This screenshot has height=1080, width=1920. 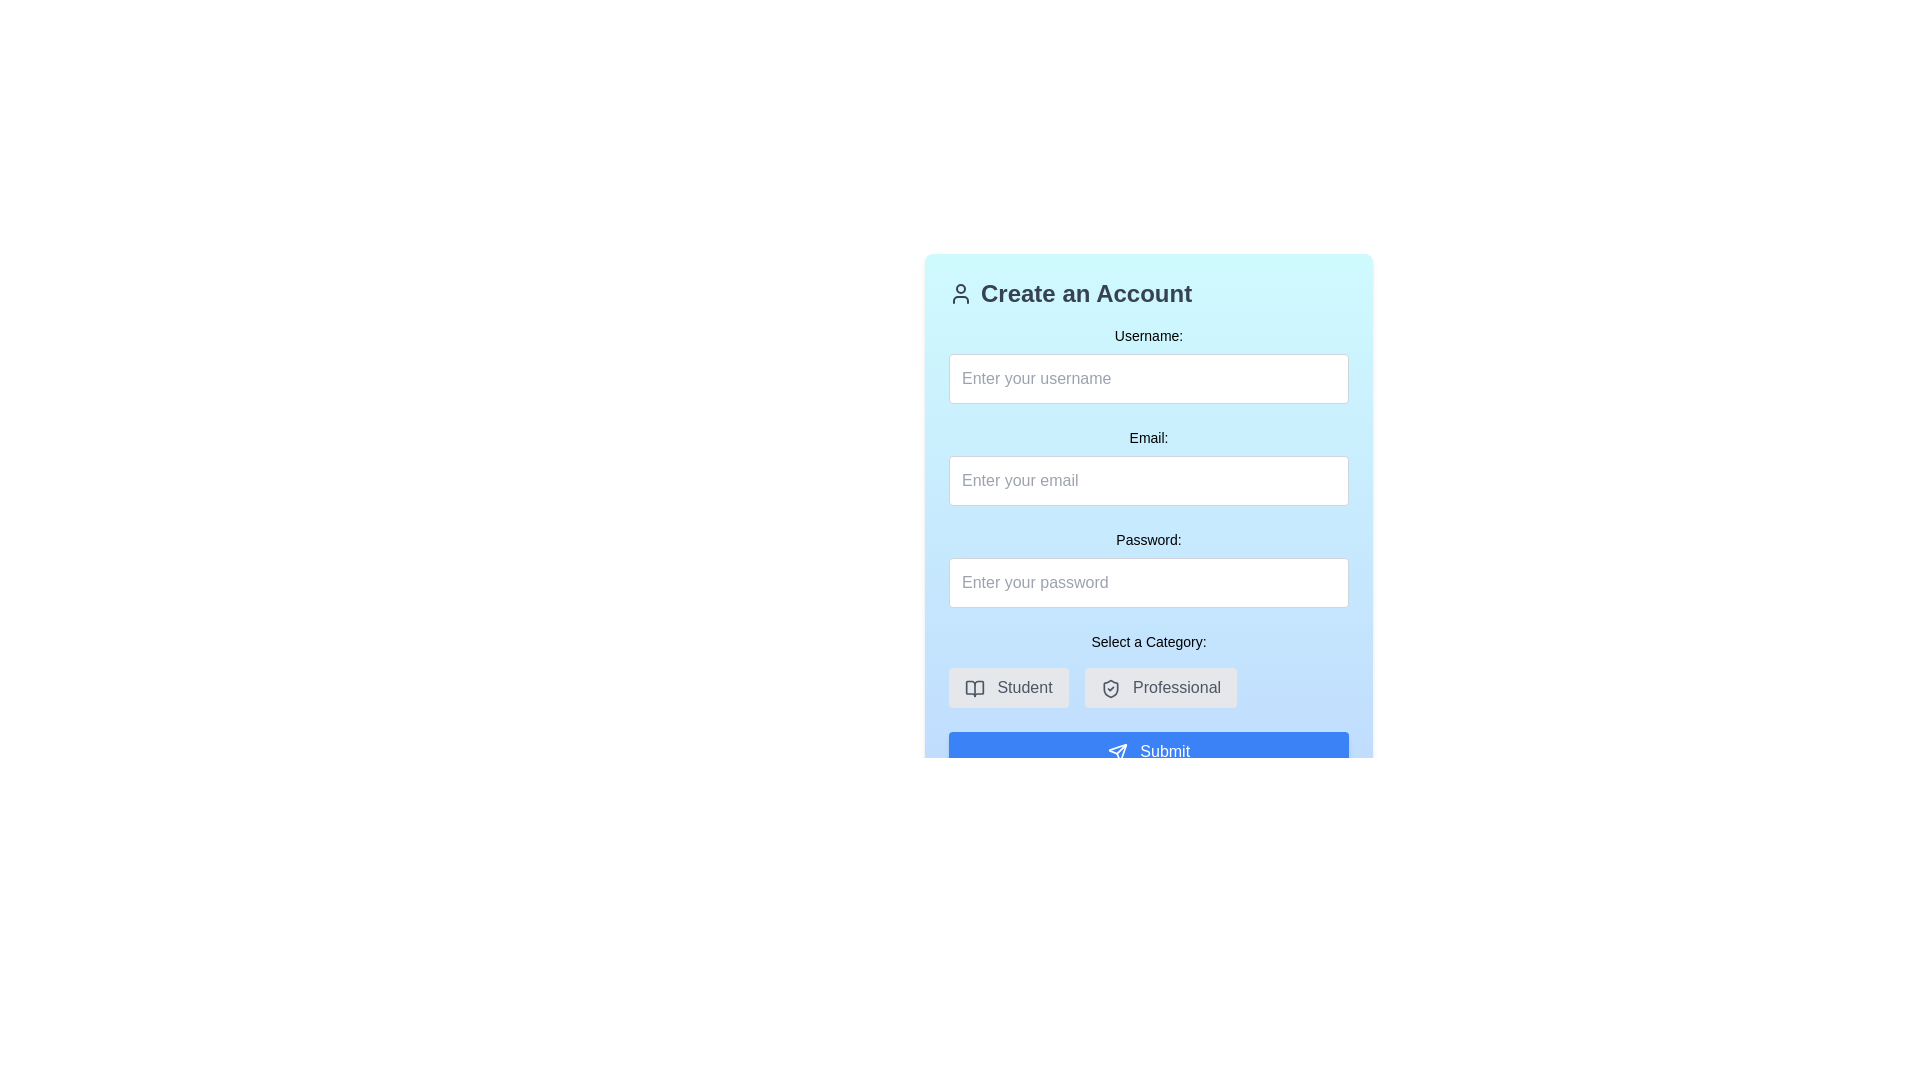 I want to click on the blue paper plane icon located on the far-left side of the 'Submit' button, so click(x=1116, y=752).